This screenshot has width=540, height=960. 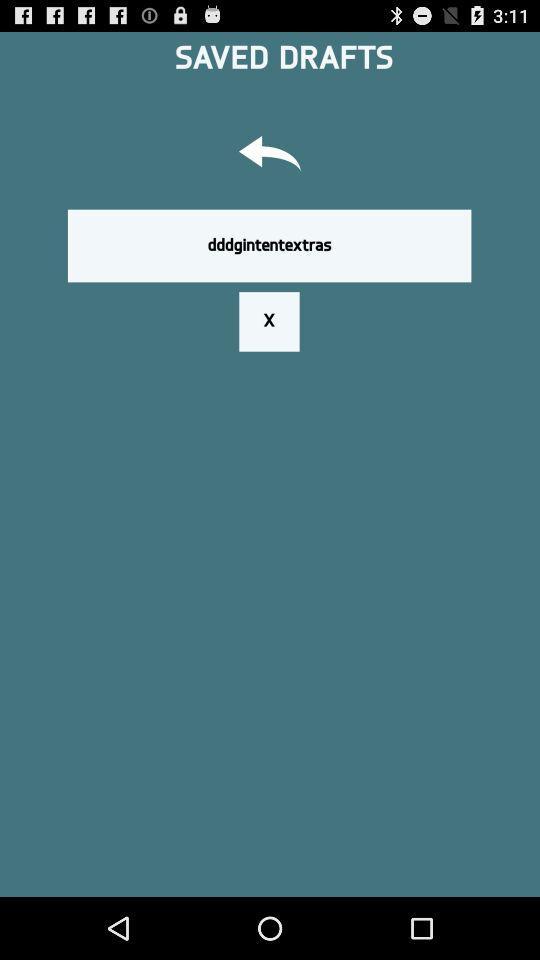 I want to click on the icon at the center, so click(x=269, y=321).